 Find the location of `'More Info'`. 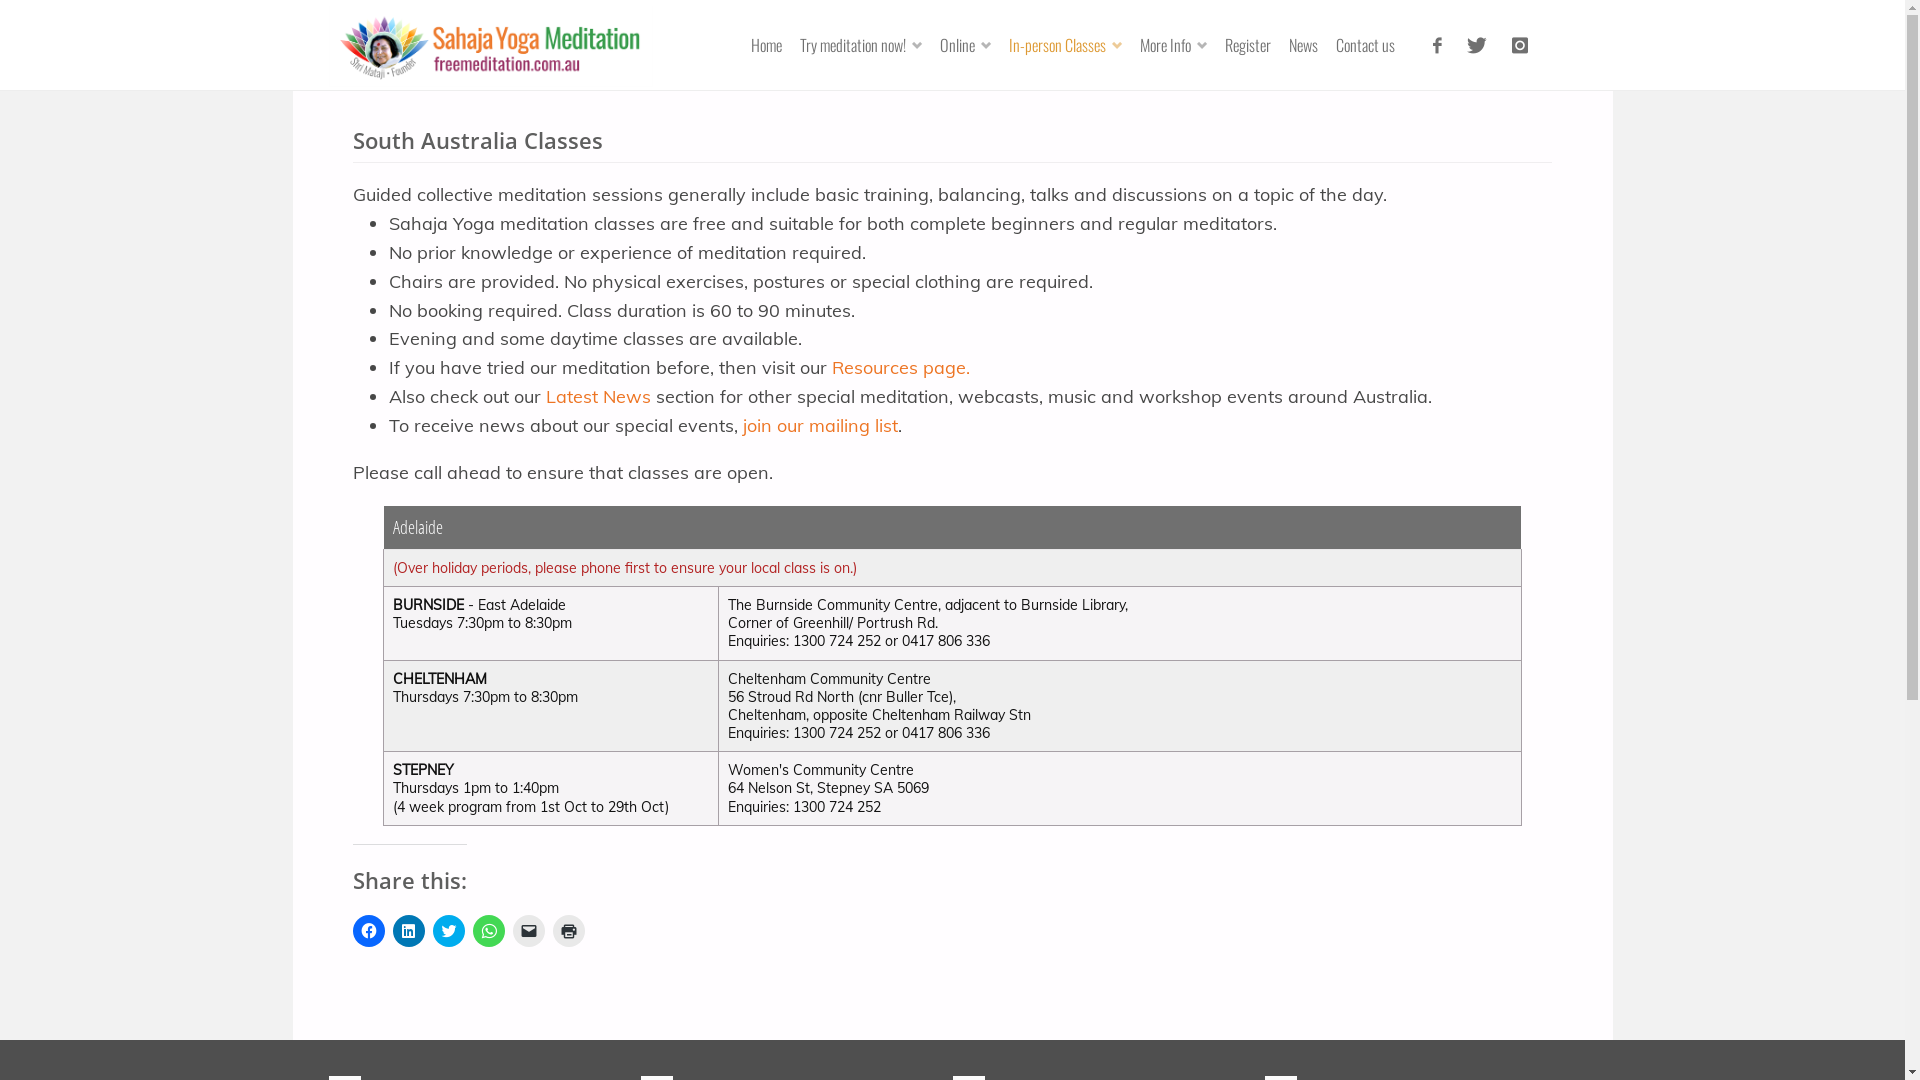

'More Info' is located at coordinates (1138, 45).